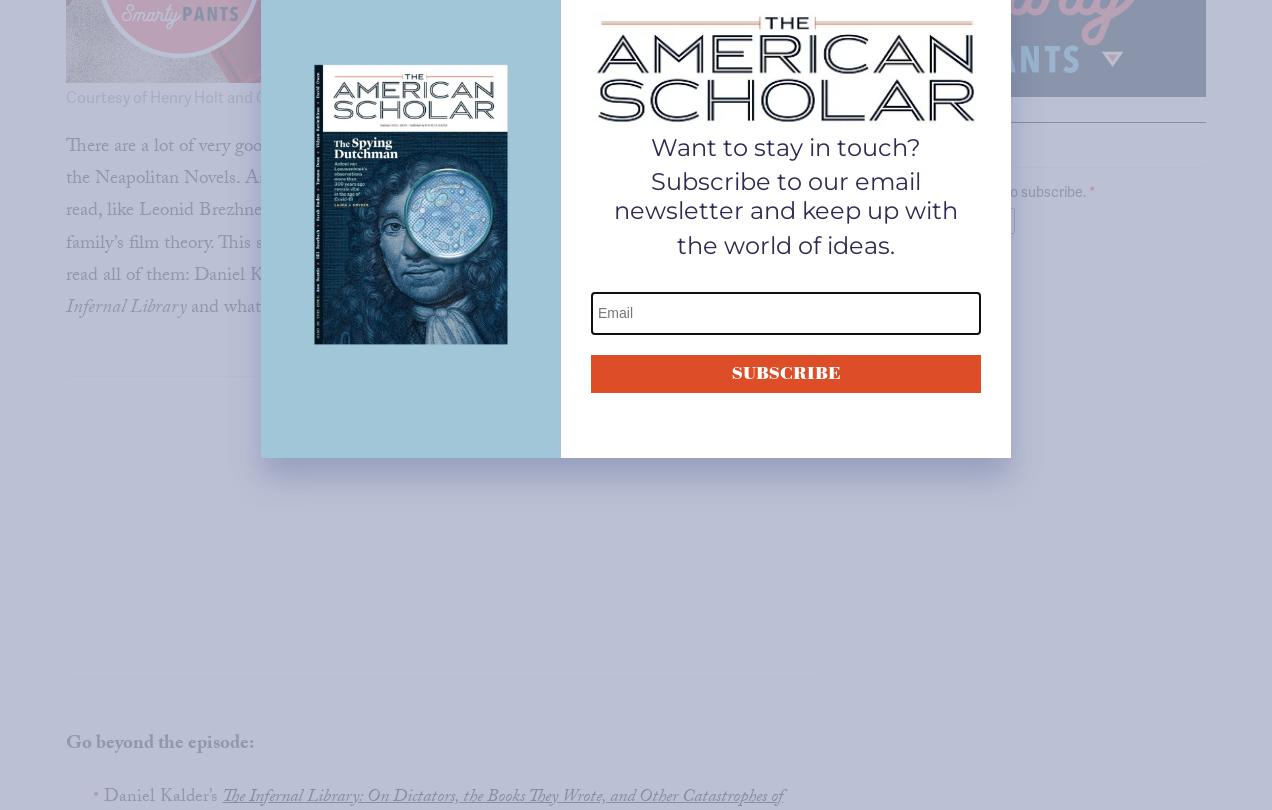  Describe the element at coordinates (640, 147) in the screenshot. I see `'Middlemarch, War and Peace, Don Quixote,'` at that location.